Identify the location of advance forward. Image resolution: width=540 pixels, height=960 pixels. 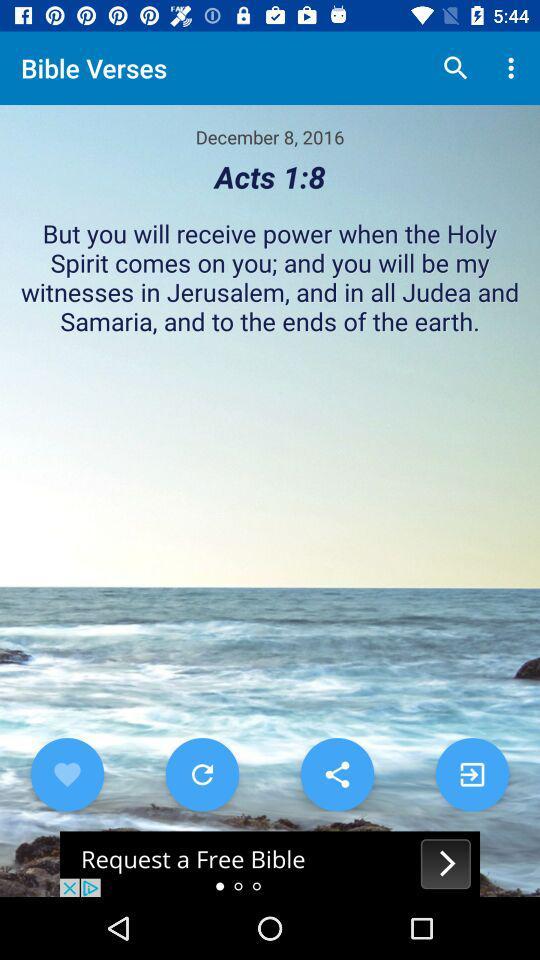
(472, 773).